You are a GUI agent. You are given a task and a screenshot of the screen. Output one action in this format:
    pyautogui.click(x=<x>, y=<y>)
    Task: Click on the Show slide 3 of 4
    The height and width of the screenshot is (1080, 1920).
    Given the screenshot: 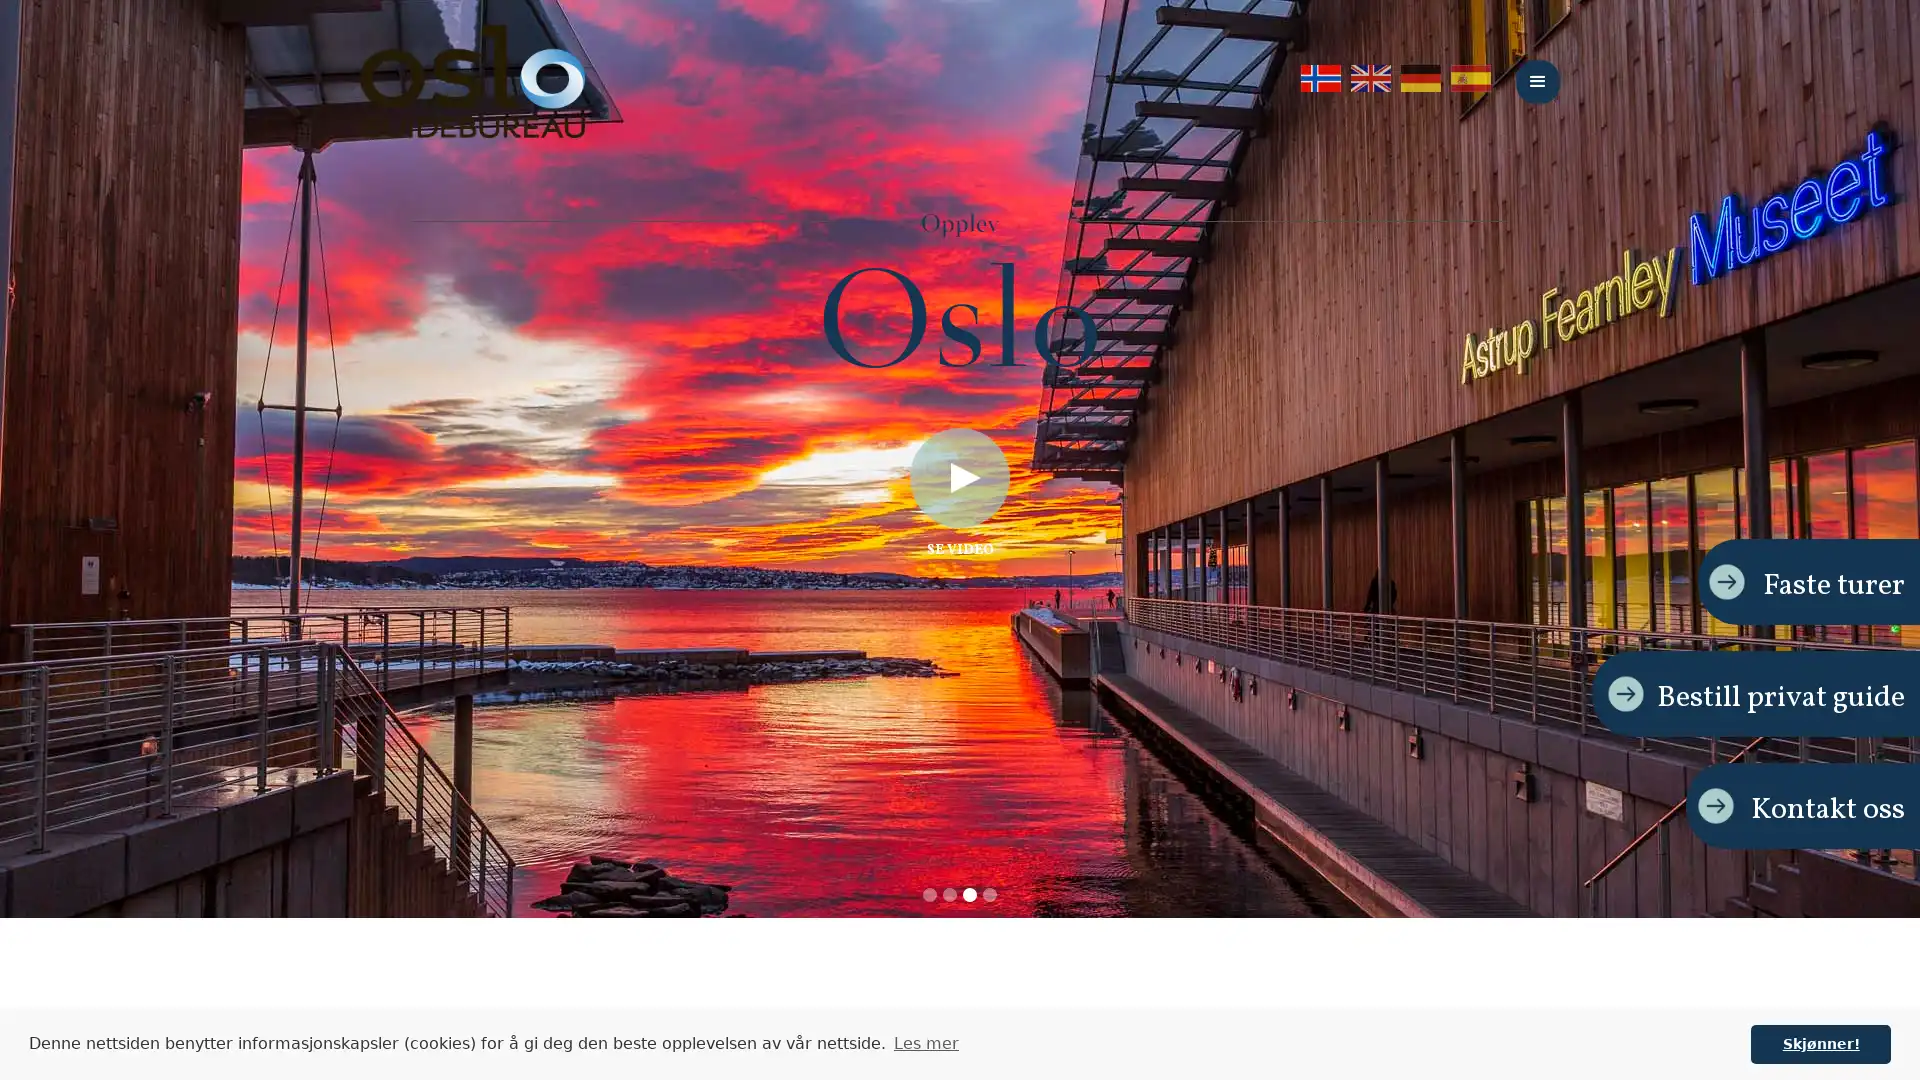 What is the action you would take?
    pyautogui.click(x=969, y=893)
    